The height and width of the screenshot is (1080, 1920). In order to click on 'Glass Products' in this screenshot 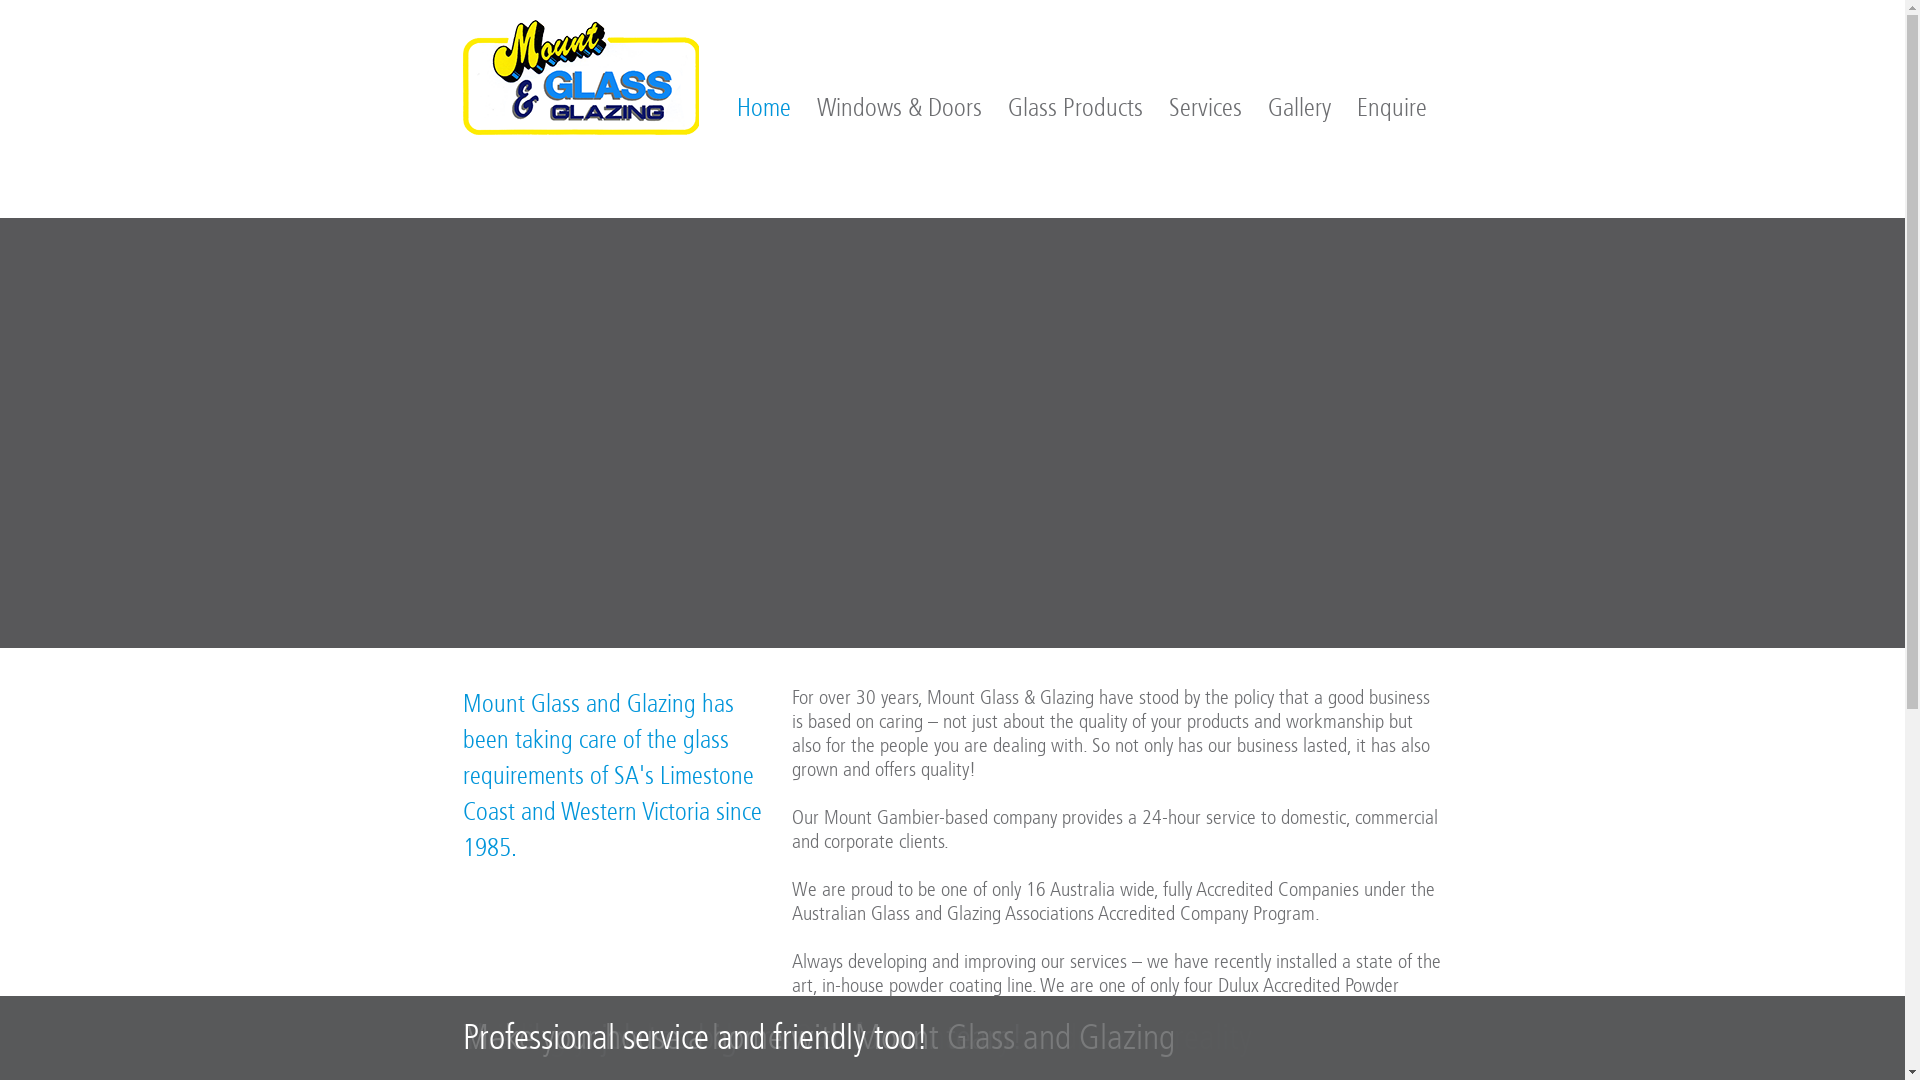, I will do `click(1074, 108)`.